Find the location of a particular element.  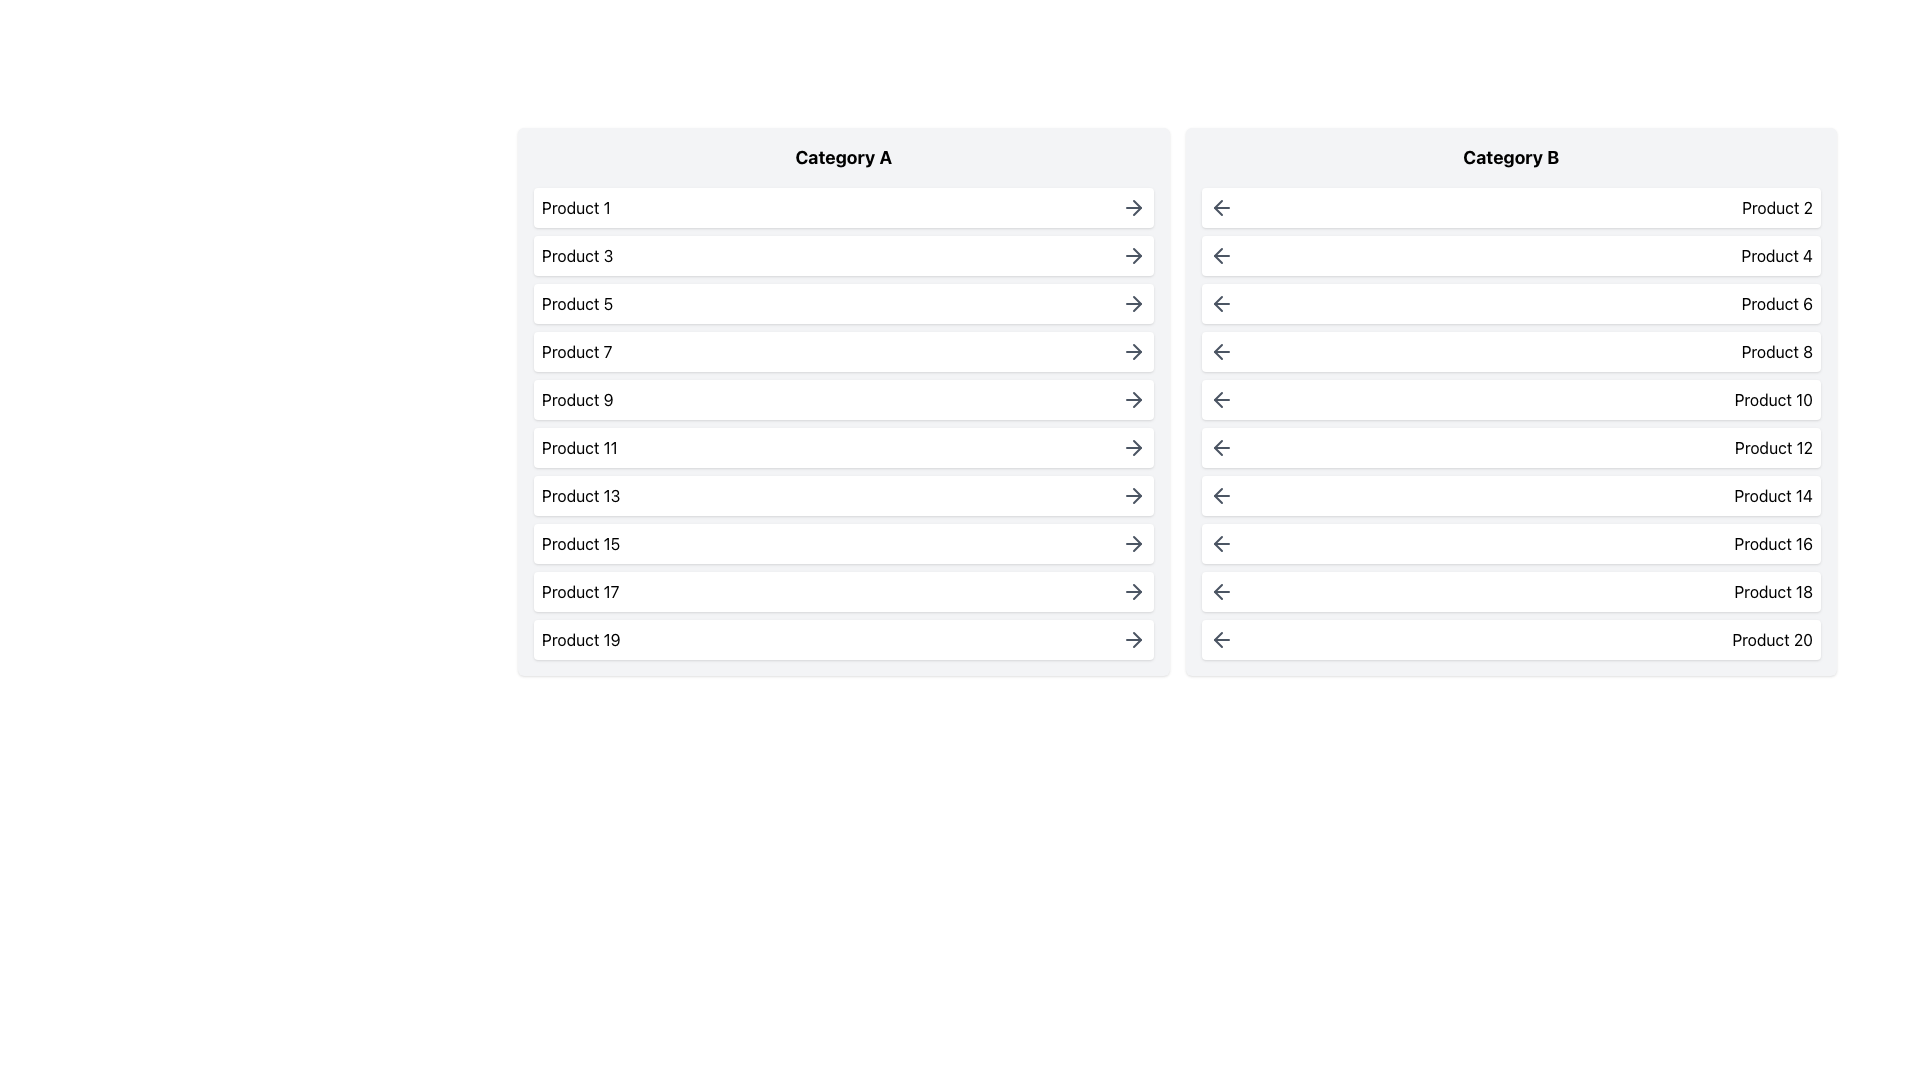

the back navigation button located at the beginning of the 'Product 2' row under the 'Category B' column to trigger a color change effect is located at coordinates (1220, 208).